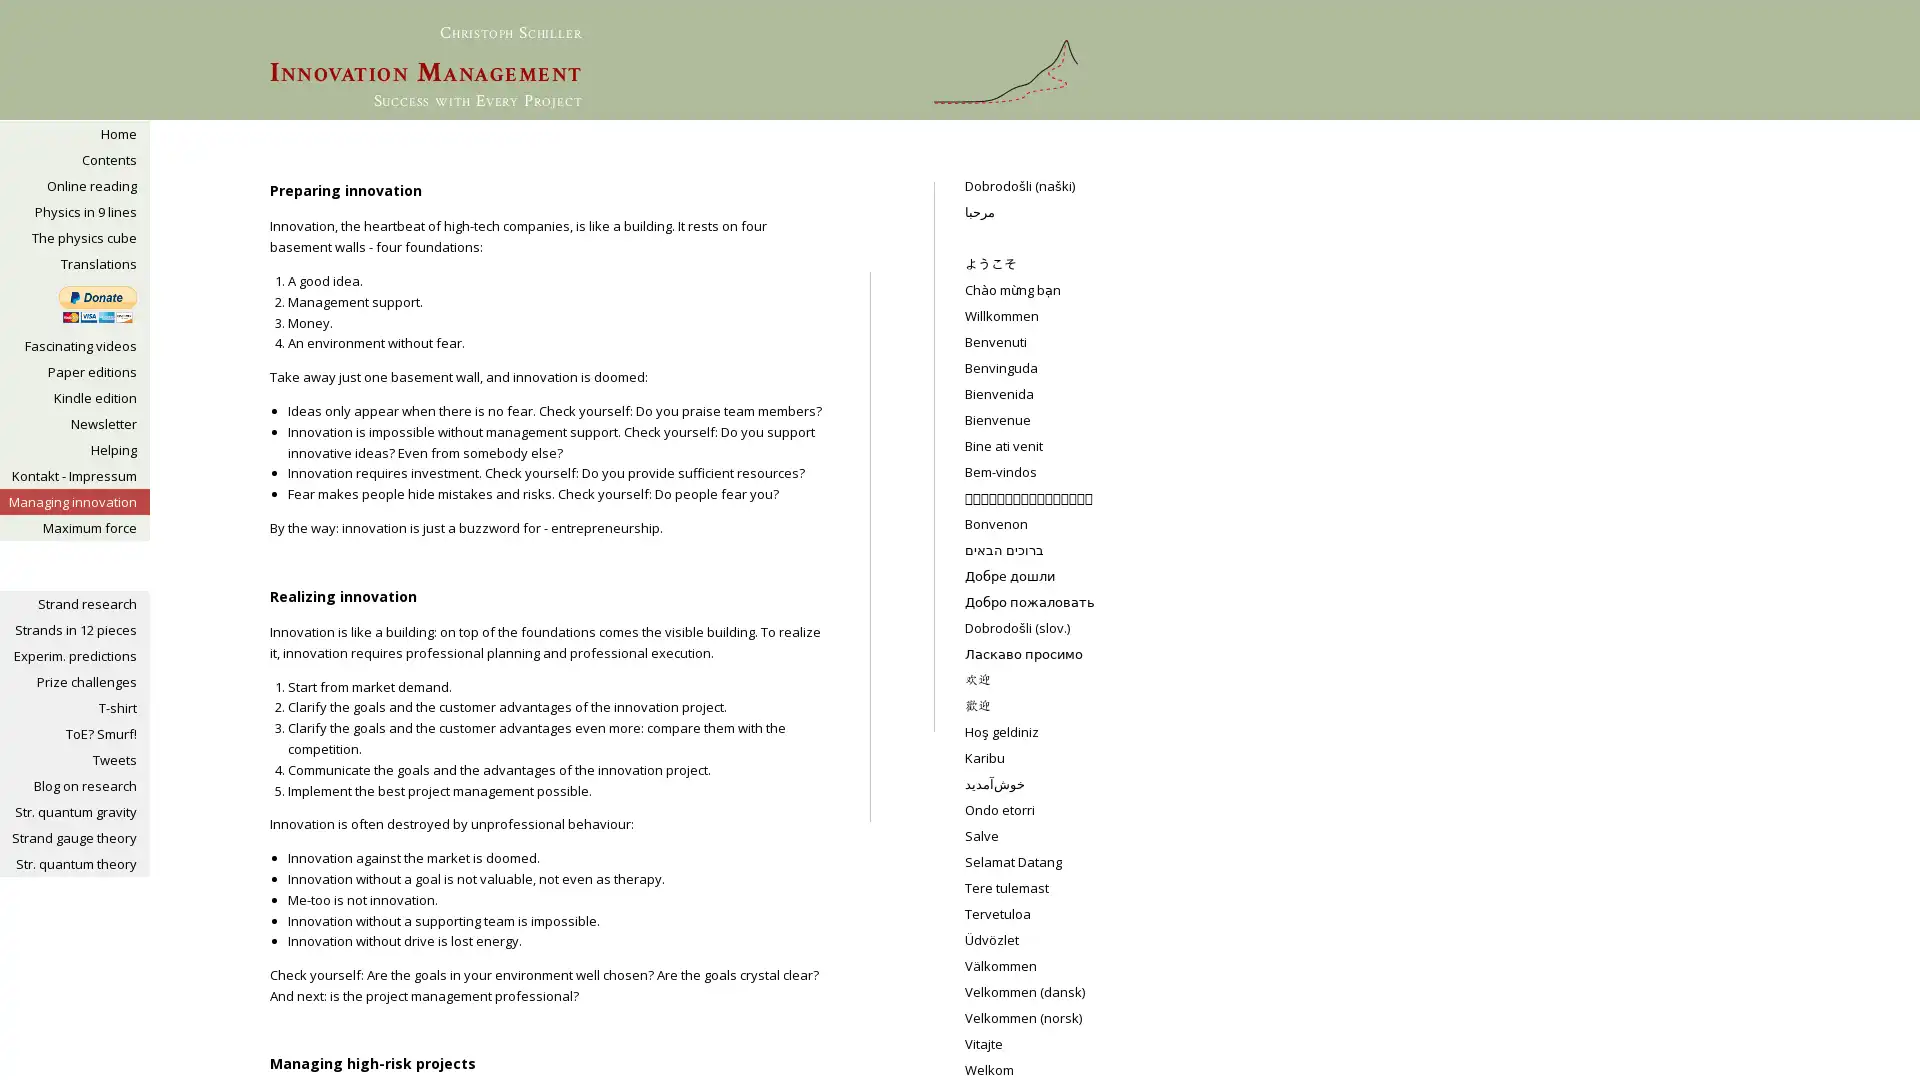 This screenshot has height=1080, width=1920. I want to click on | Donate Button |, so click(96, 304).